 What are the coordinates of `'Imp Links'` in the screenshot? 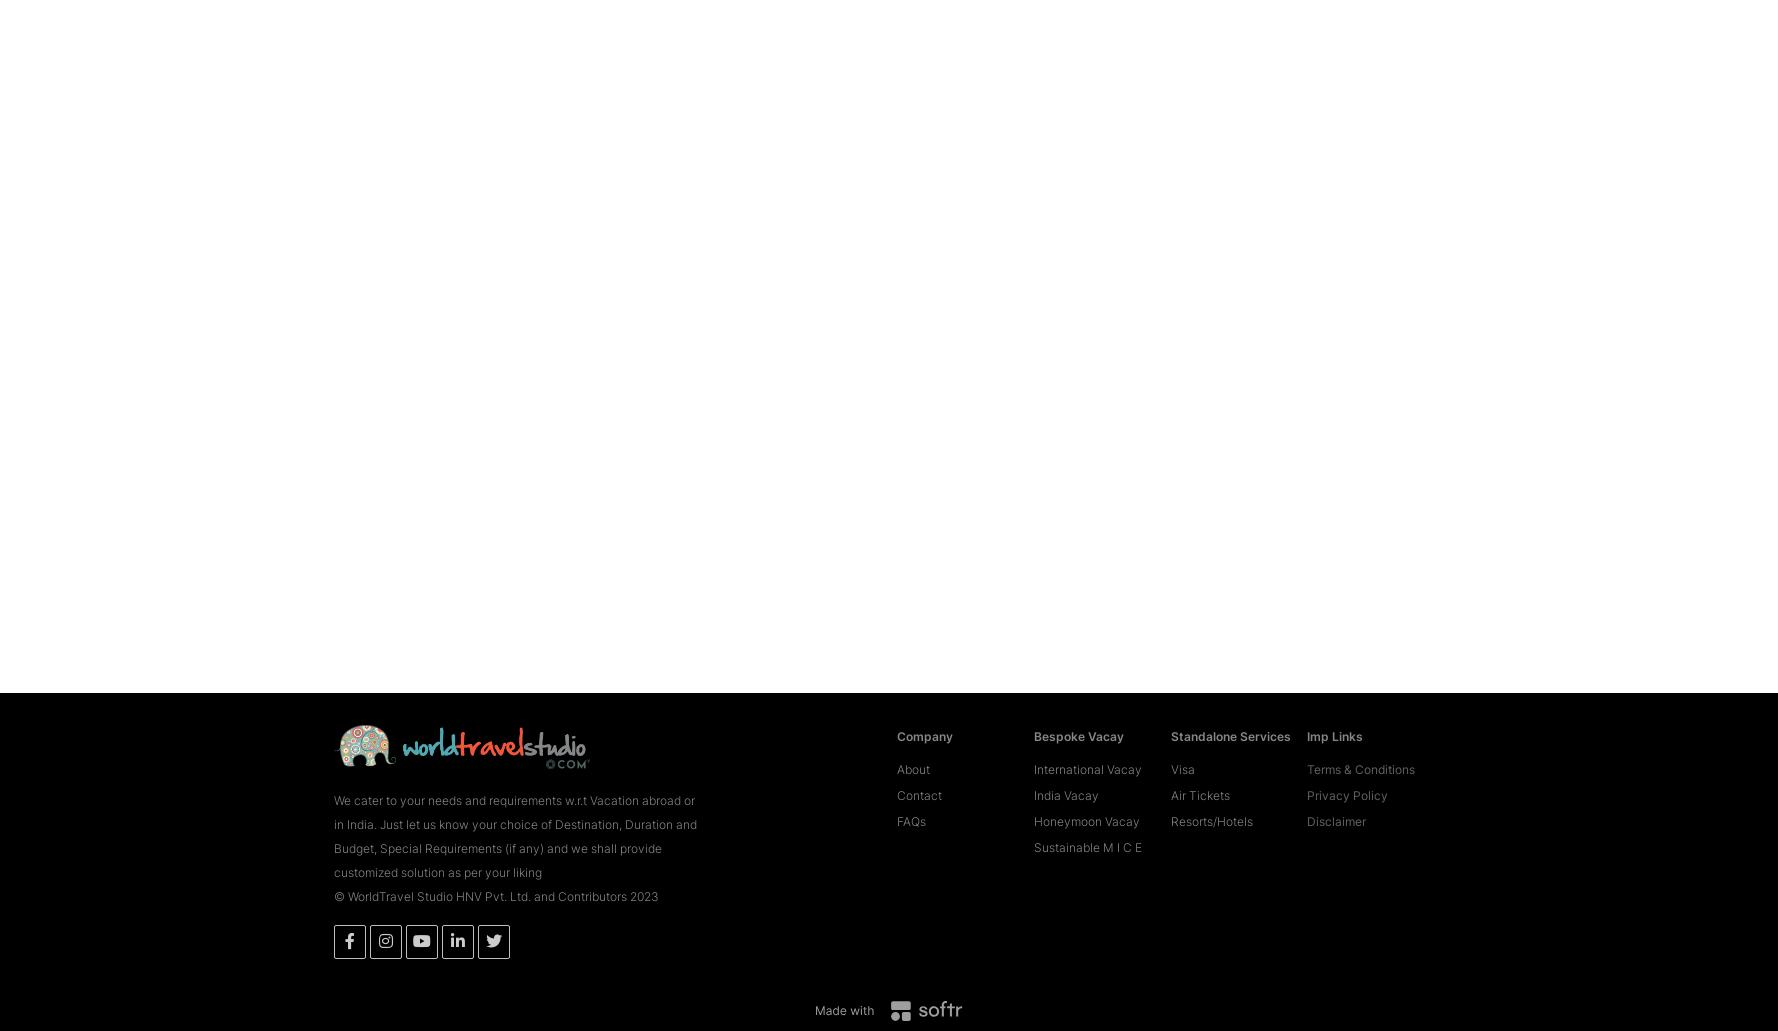 It's located at (1334, 706).